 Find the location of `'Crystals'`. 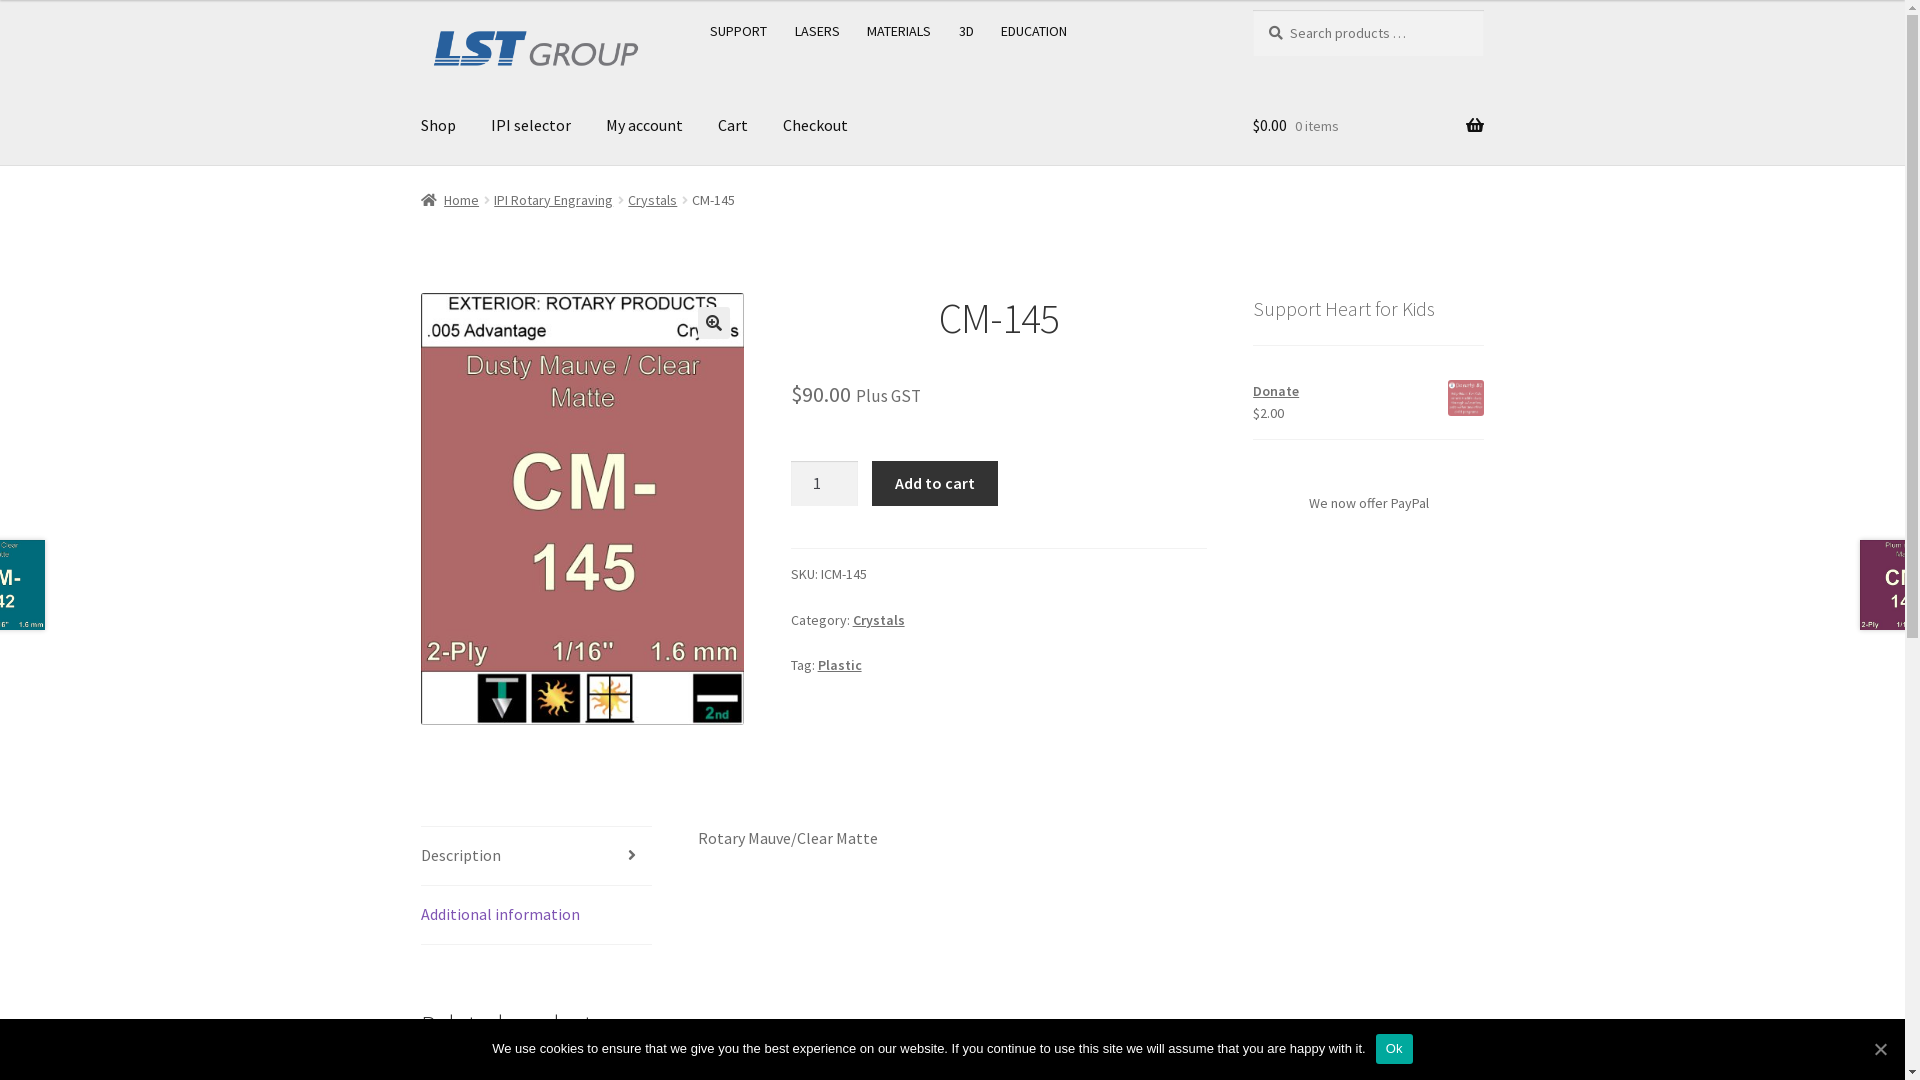

'Crystals' is located at coordinates (878, 619).